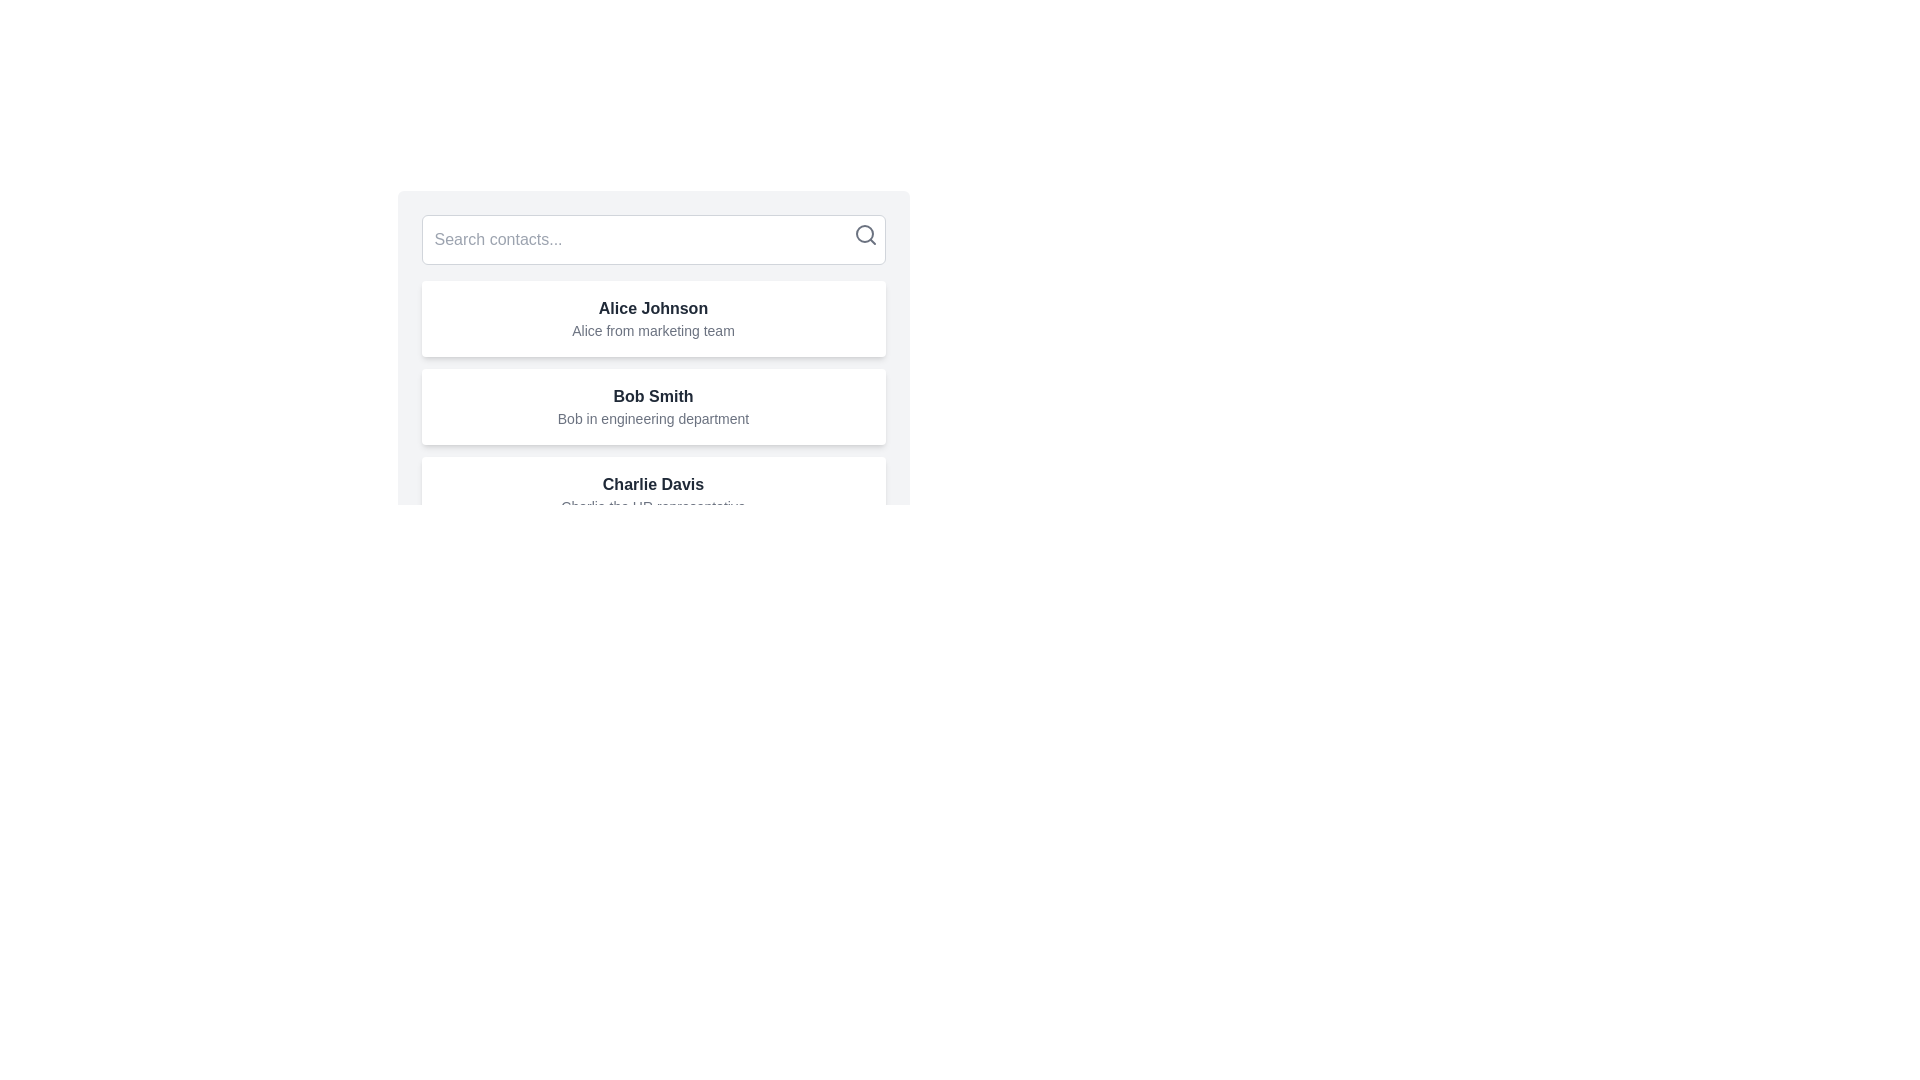 The width and height of the screenshot is (1920, 1080). What do you see at coordinates (865, 234) in the screenshot?
I see `the magnifying glass icon located at the top-right corner of the search bar` at bounding box center [865, 234].